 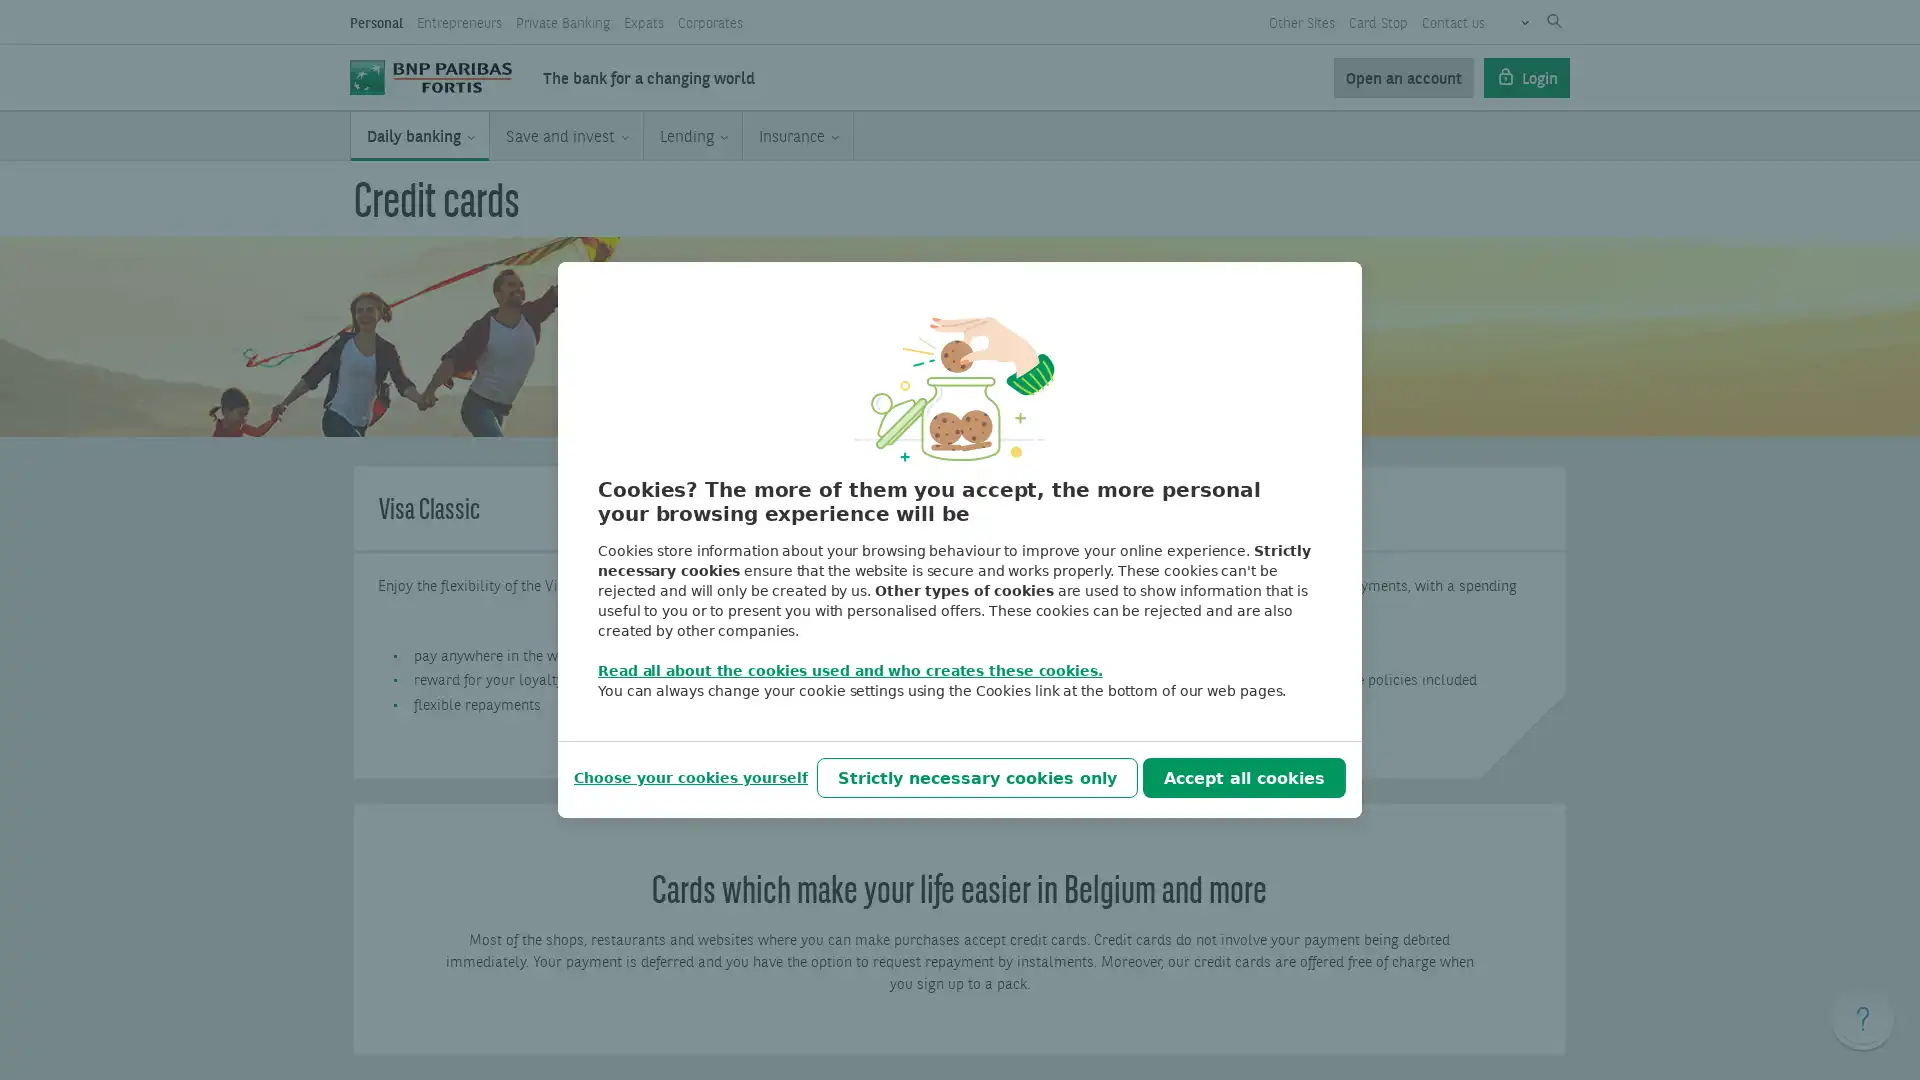 I want to click on Submit, so click(x=1554, y=22).